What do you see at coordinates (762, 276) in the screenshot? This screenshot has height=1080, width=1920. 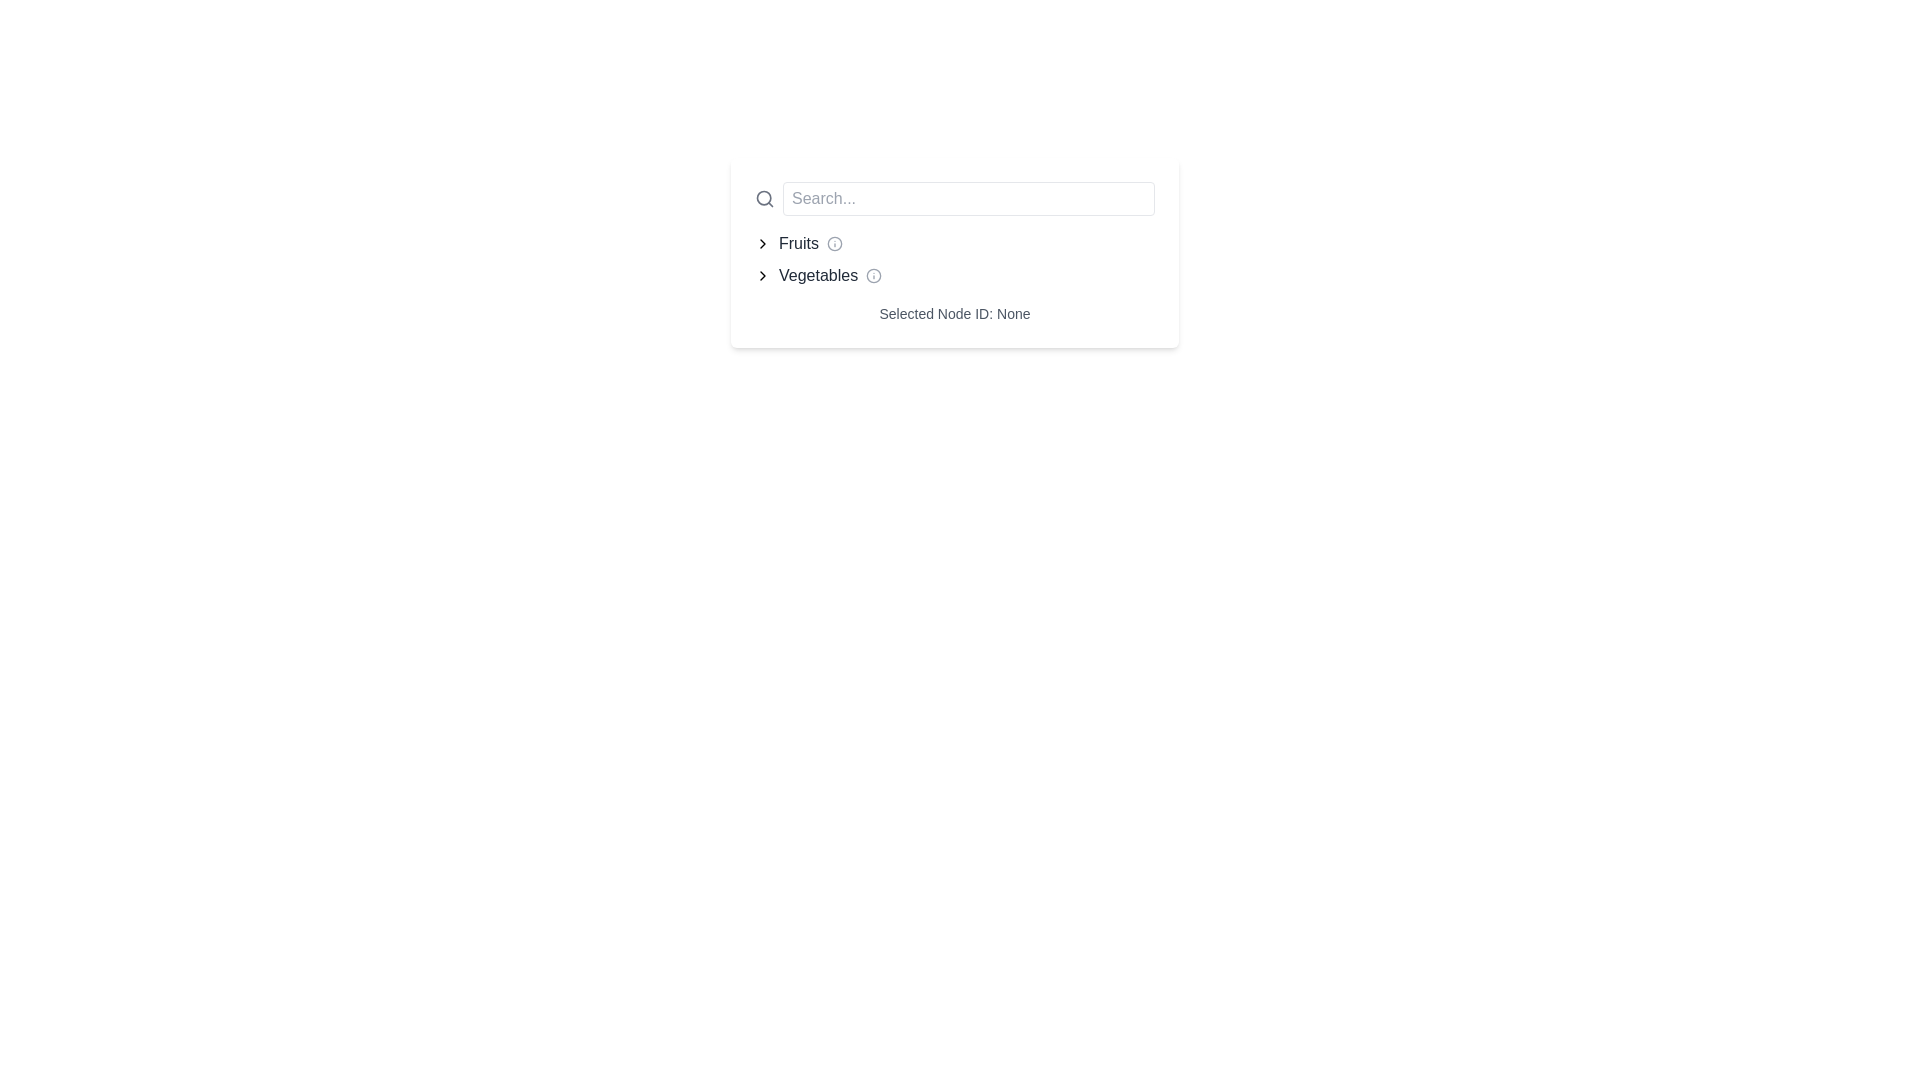 I see `the rightward-facing chevron icon located to the immediate left of the 'Vegetables' label` at bounding box center [762, 276].